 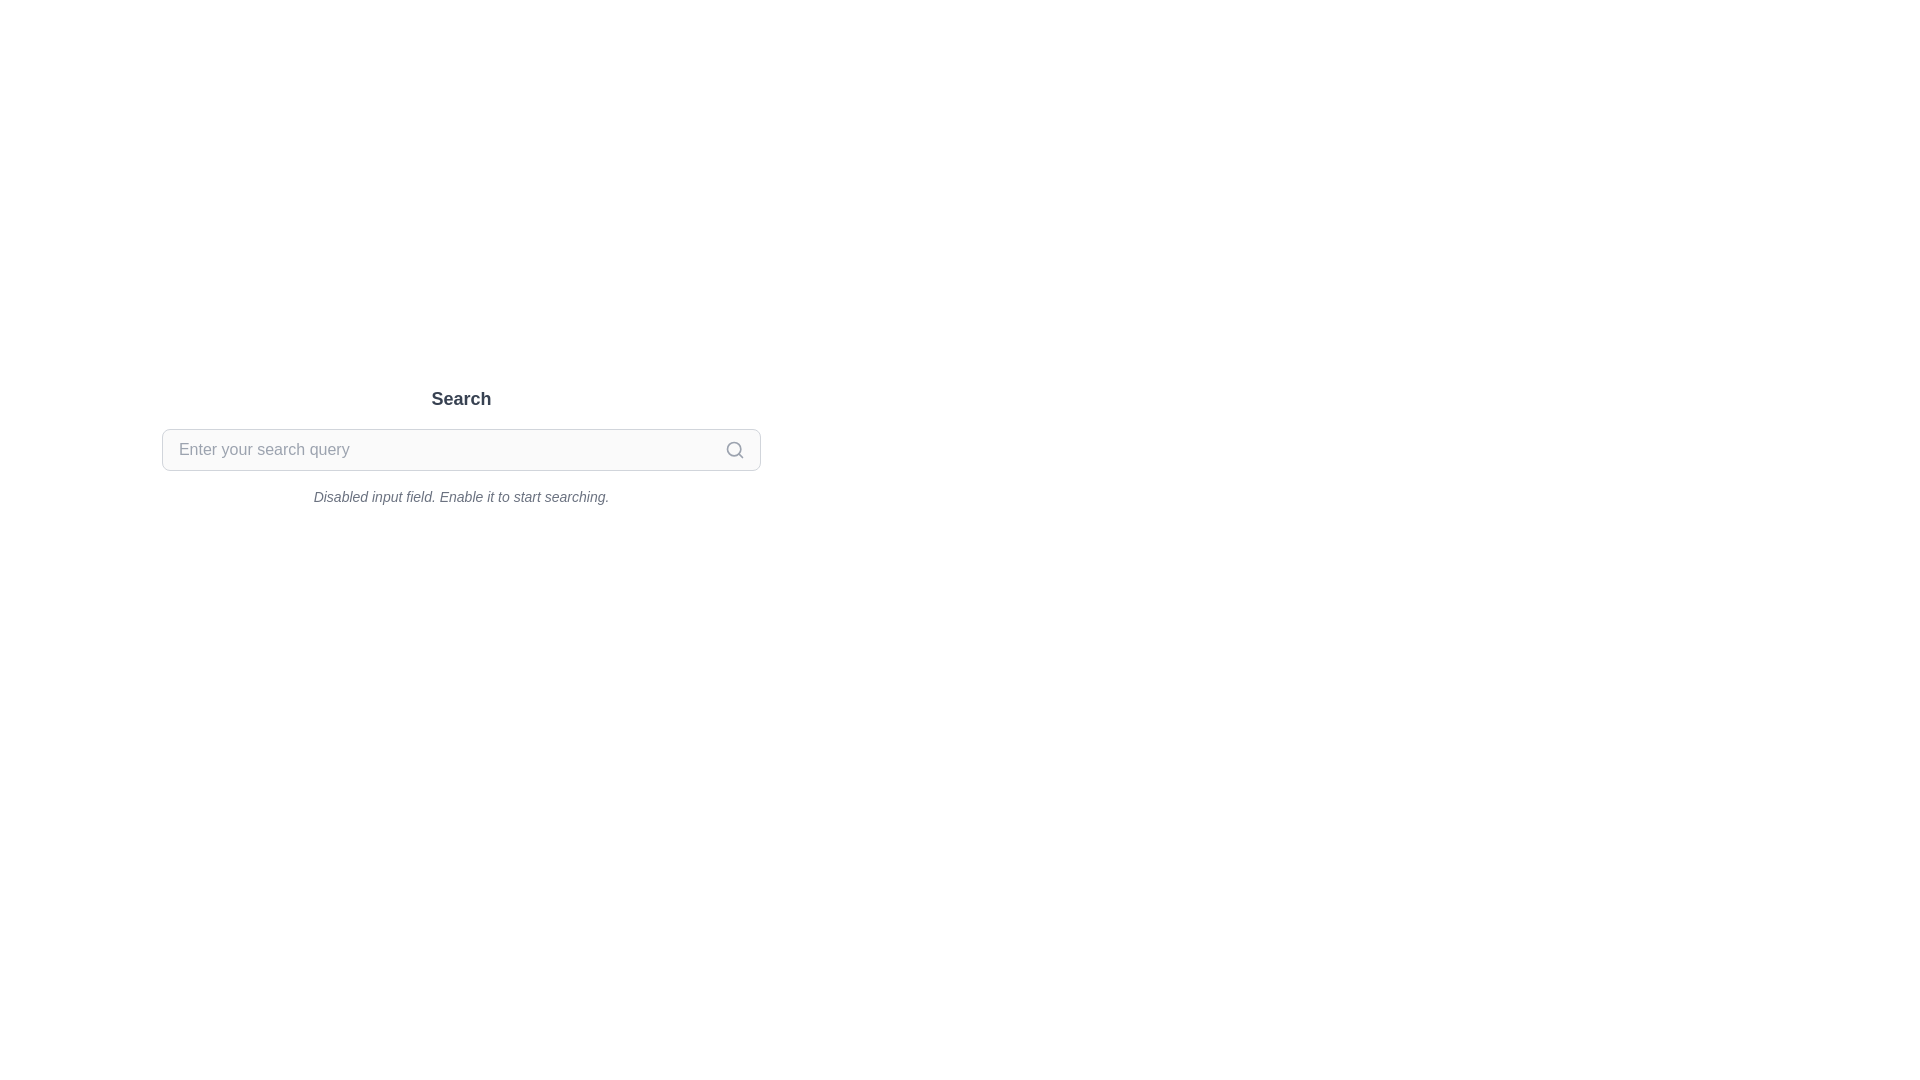 What do you see at coordinates (733, 448) in the screenshot?
I see `the circular search icon located at the extreme right side of the search bar` at bounding box center [733, 448].